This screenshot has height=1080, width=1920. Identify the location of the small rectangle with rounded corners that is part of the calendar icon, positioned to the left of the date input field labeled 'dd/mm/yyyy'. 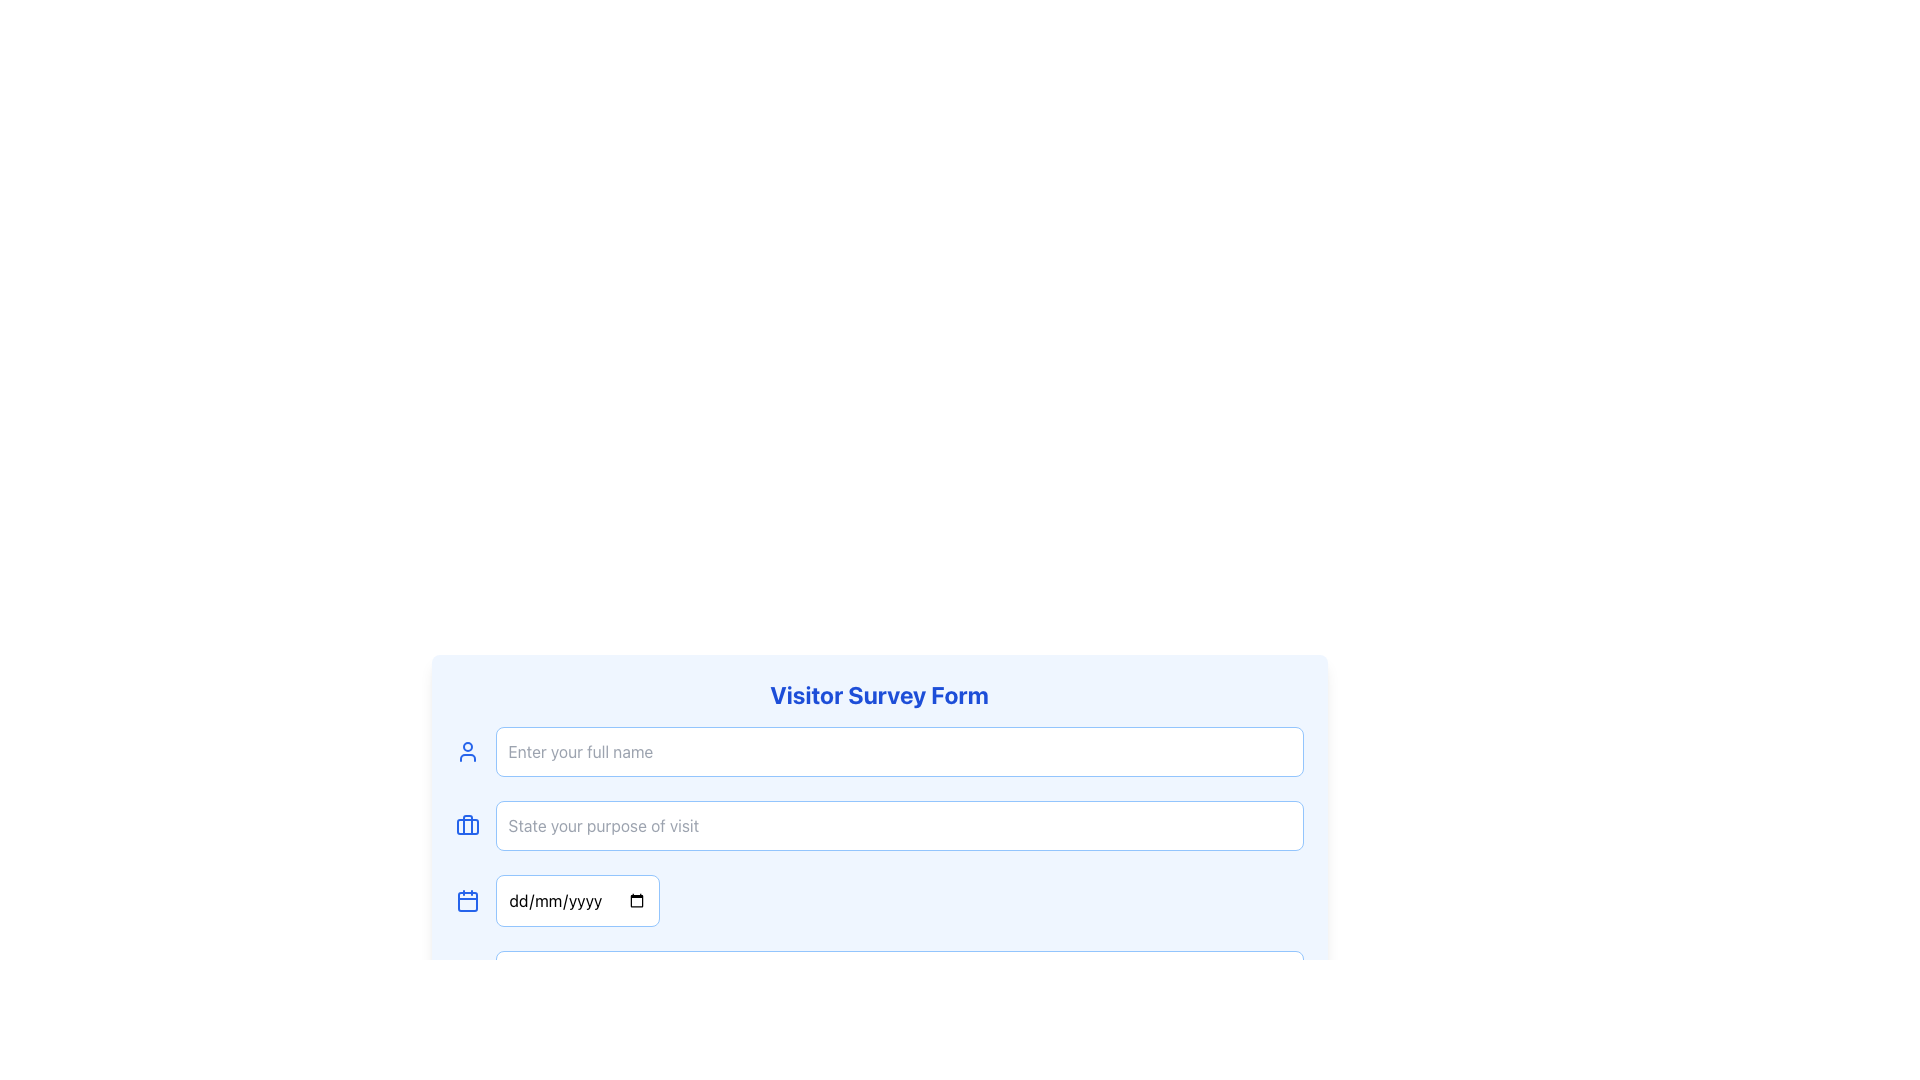
(466, 902).